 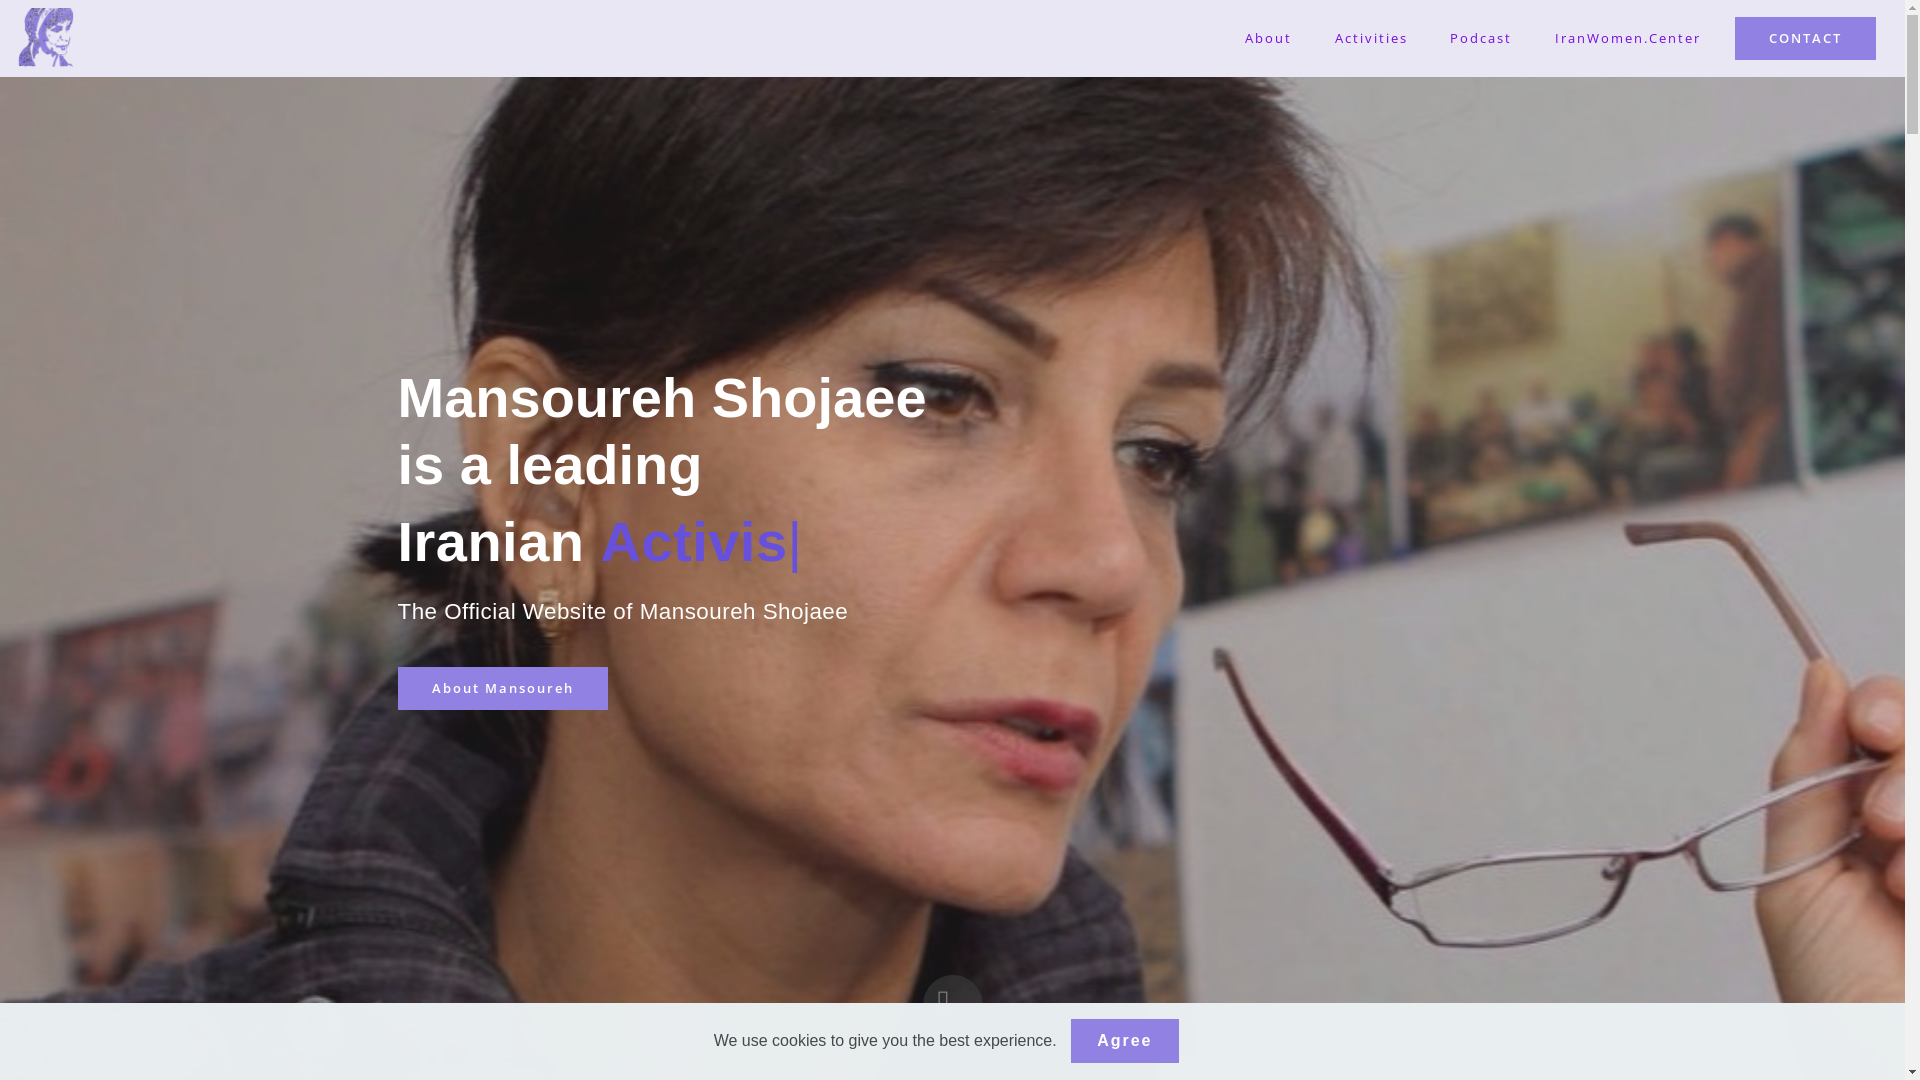 What do you see at coordinates (1370, 38) in the screenshot?
I see `'Activities'` at bounding box center [1370, 38].